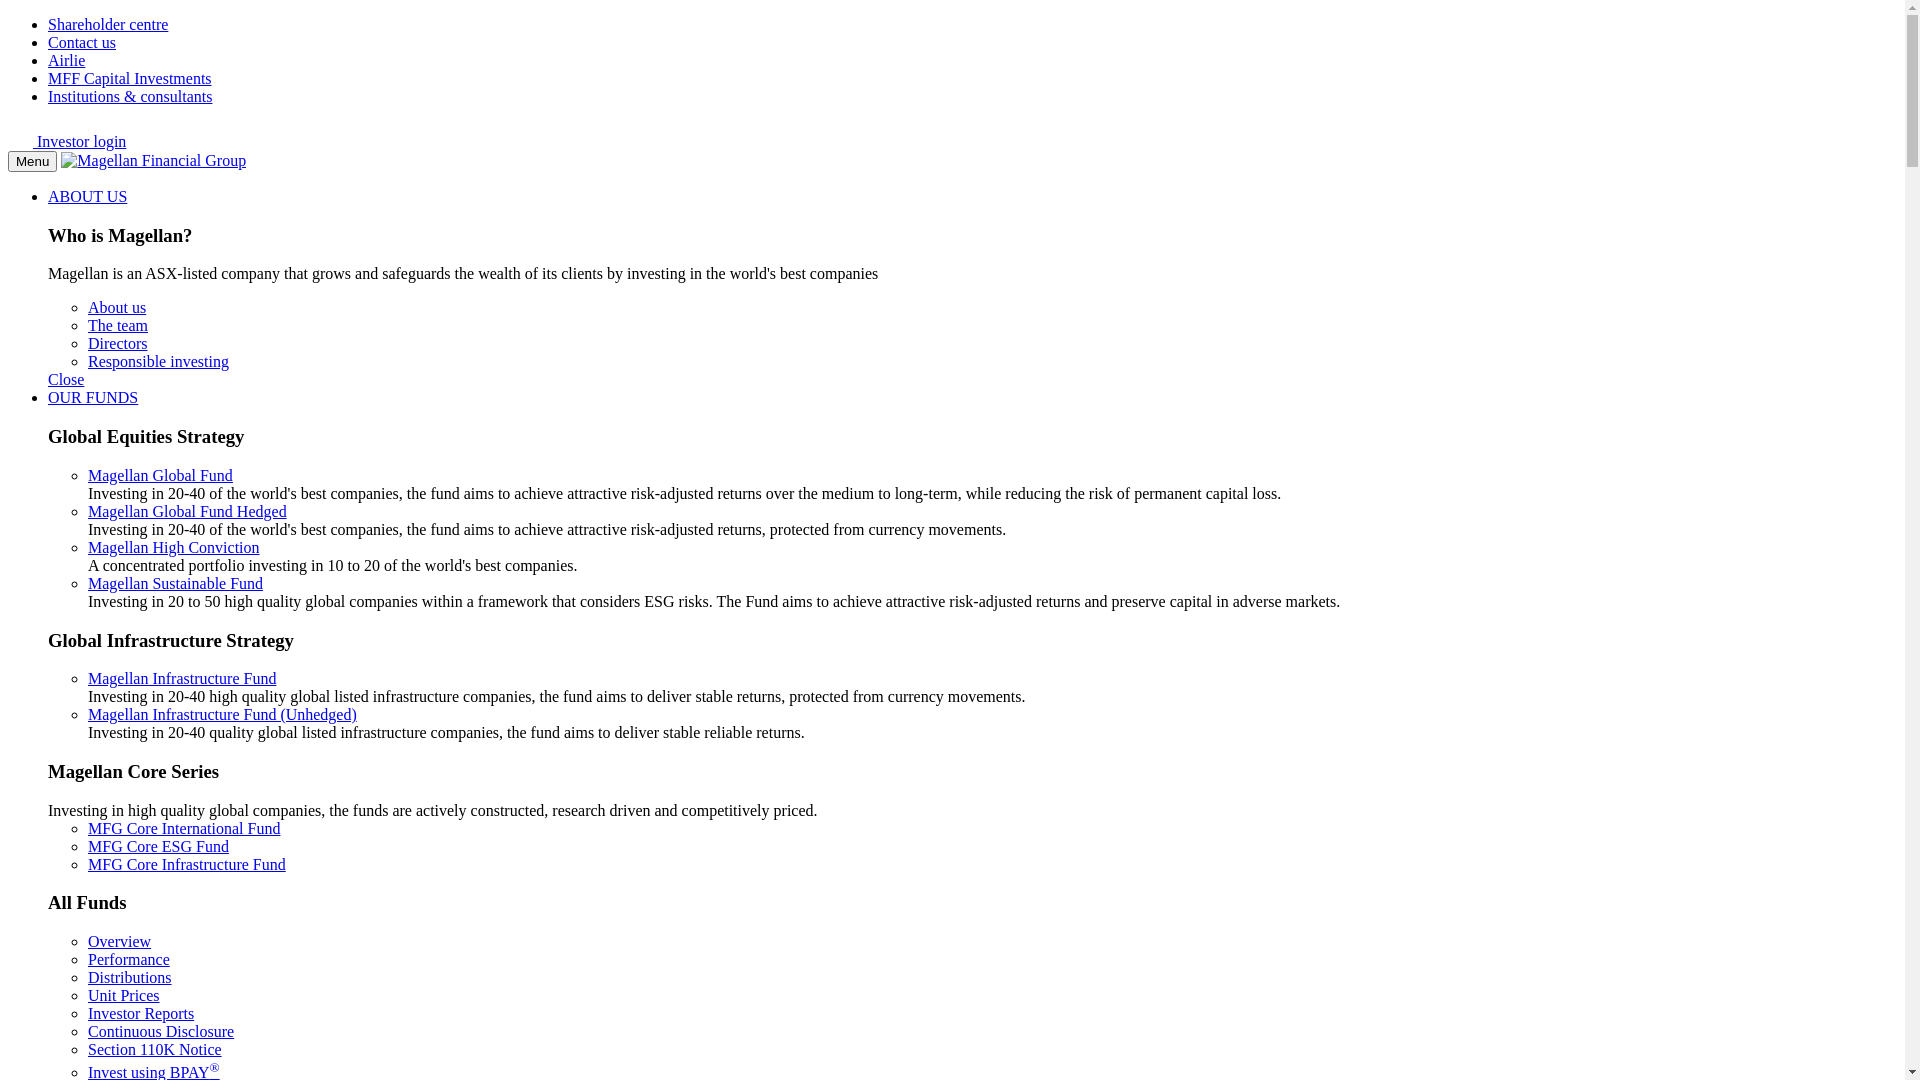  What do you see at coordinates (117, 342) in the screenshot?
I see `'Directors'` at bounding box center [117, 342].